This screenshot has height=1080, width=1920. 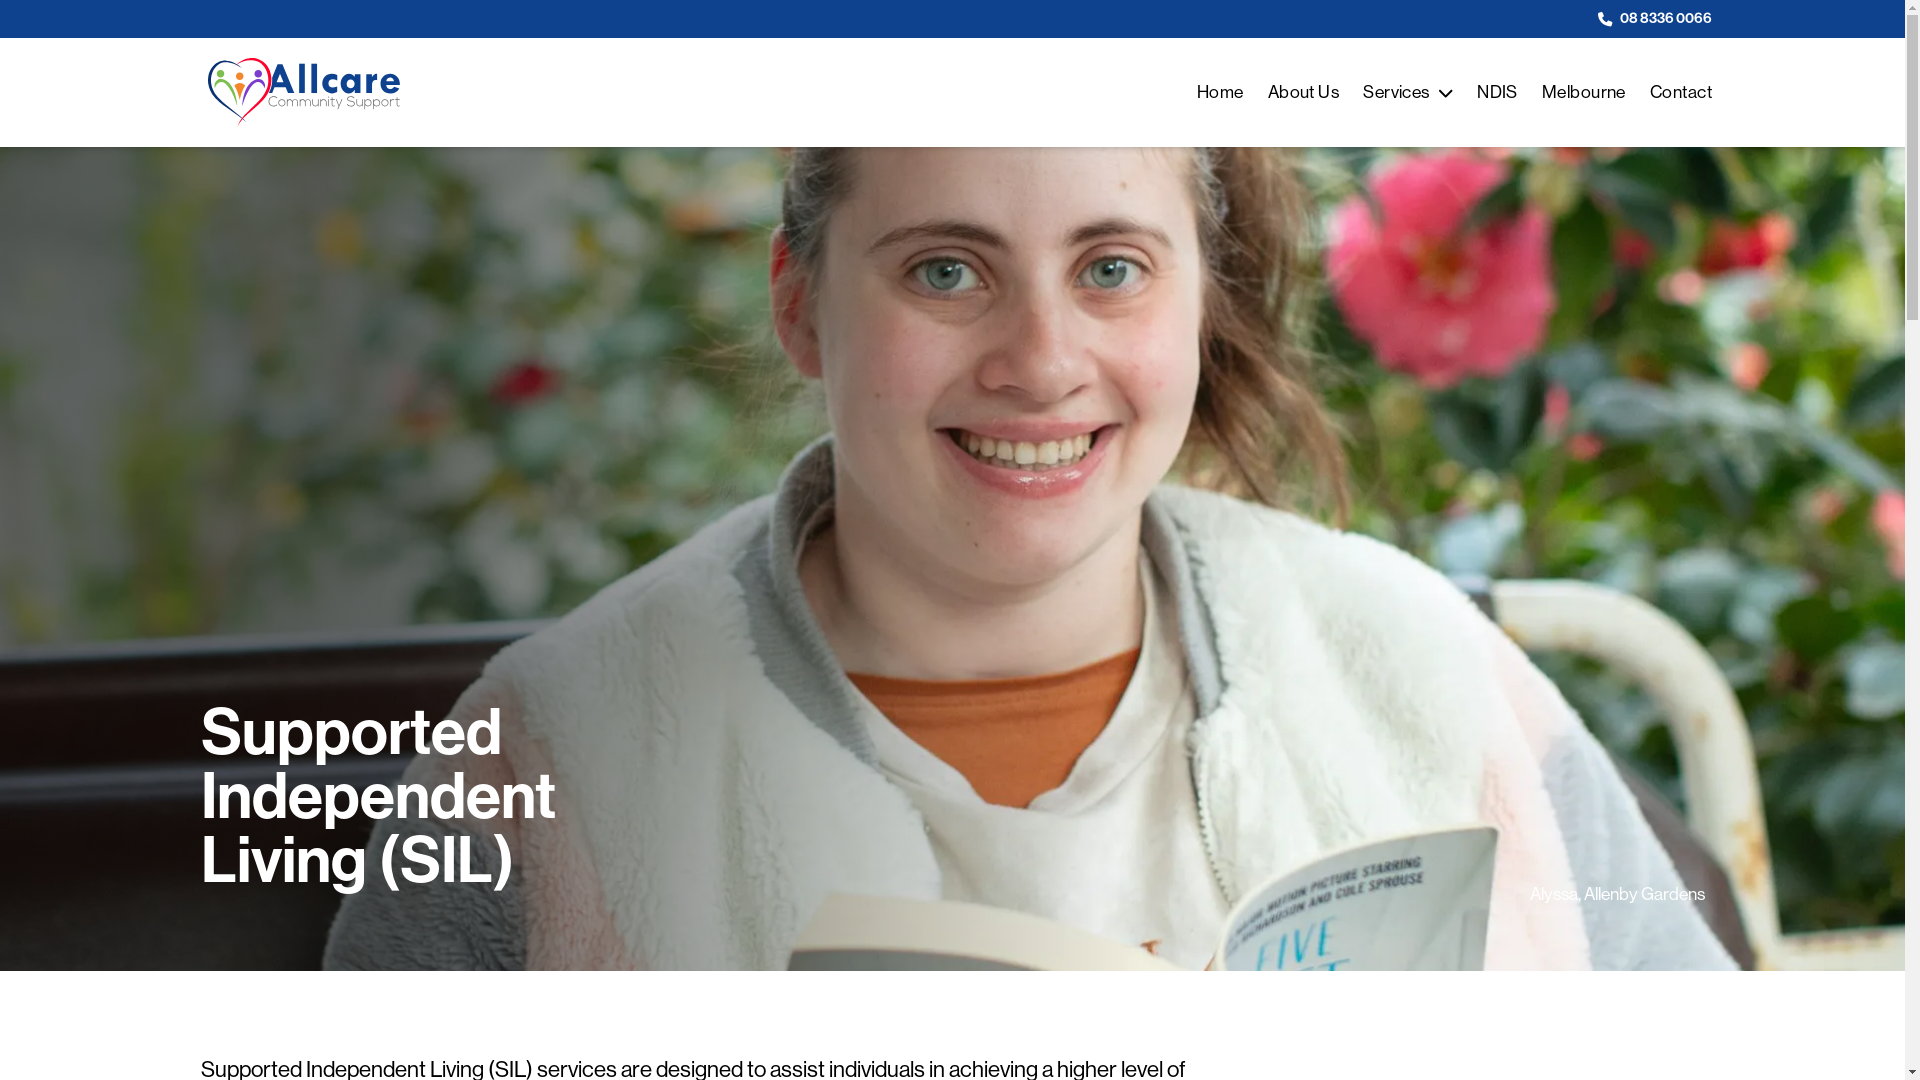 What do you see at coordinates (1583, 92) in the screenshot?
I see `'Melbourne'` at bounding box center [1583, 92].